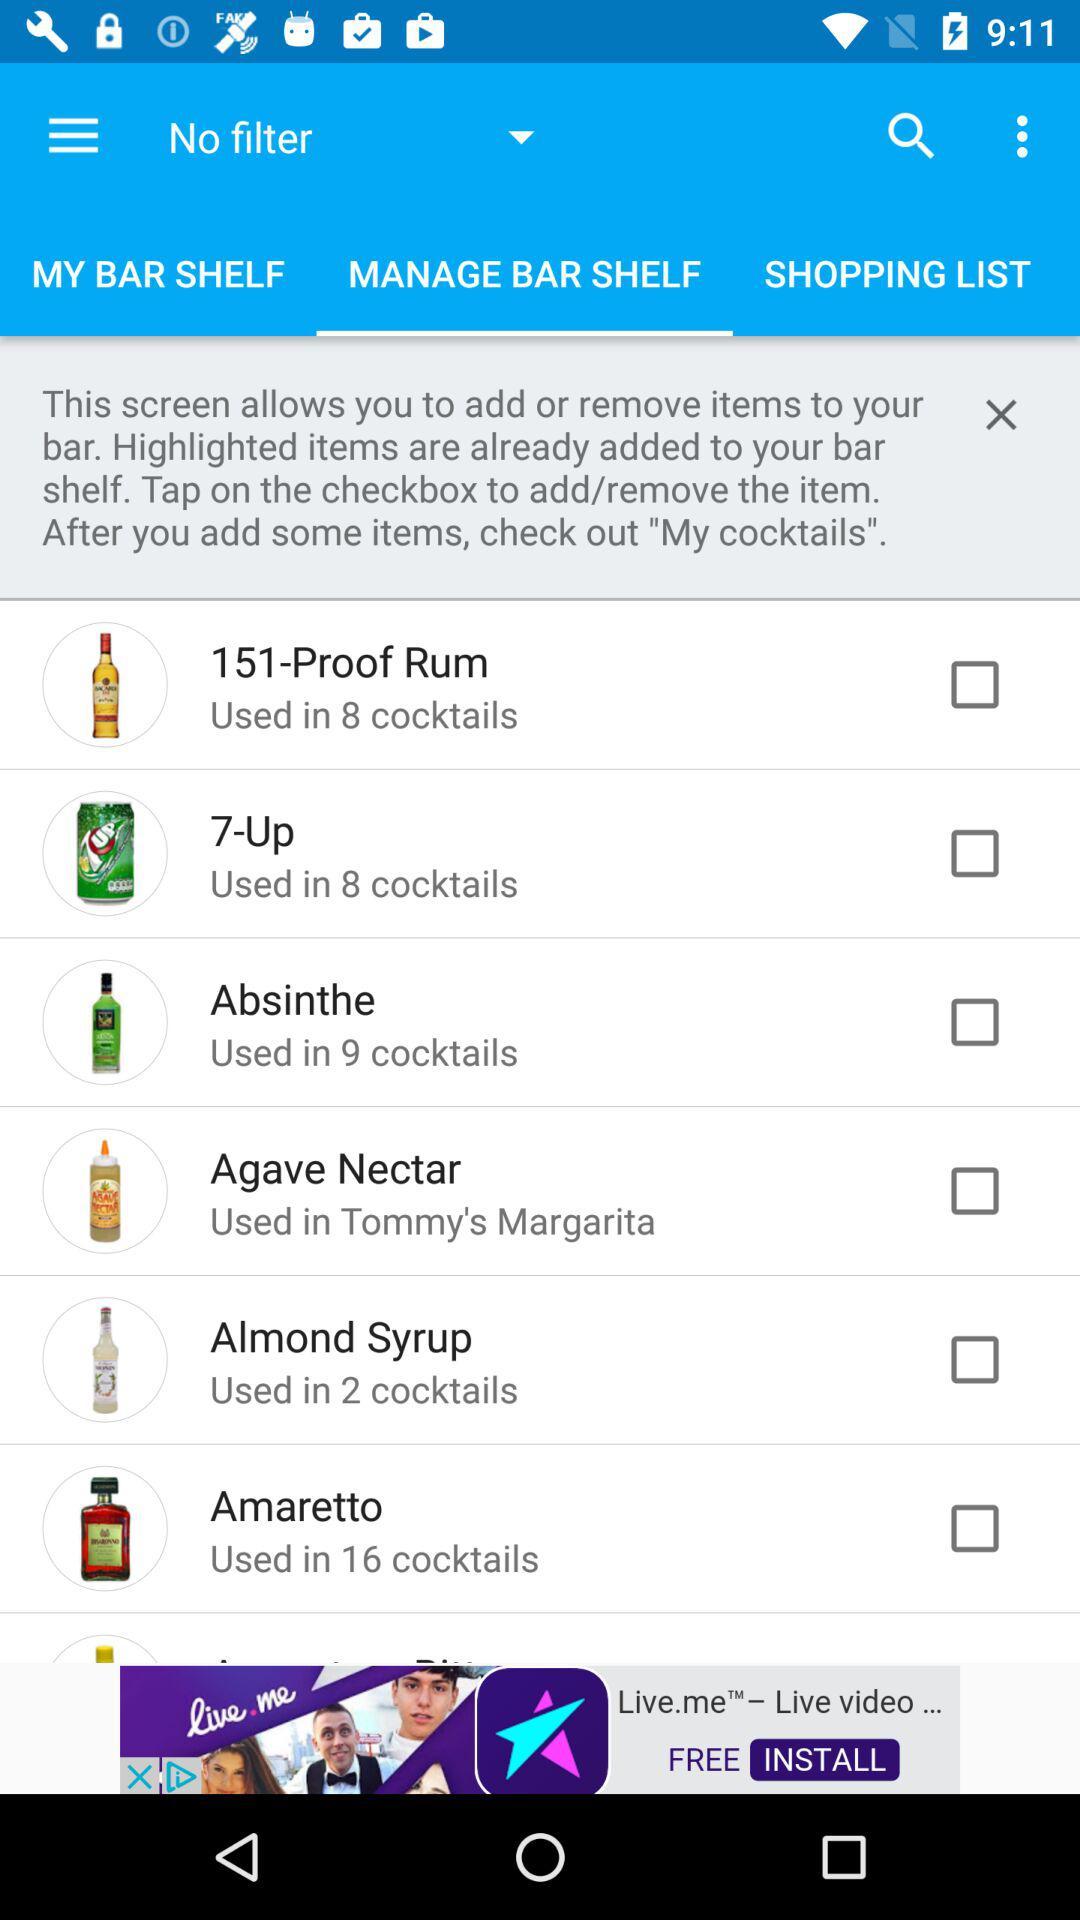 The height and width of the screenshot is (1920, 1080). What do you see at coordinates (995, 853) in the screenshot?
I see `check option` at bounding box center [995, 853].